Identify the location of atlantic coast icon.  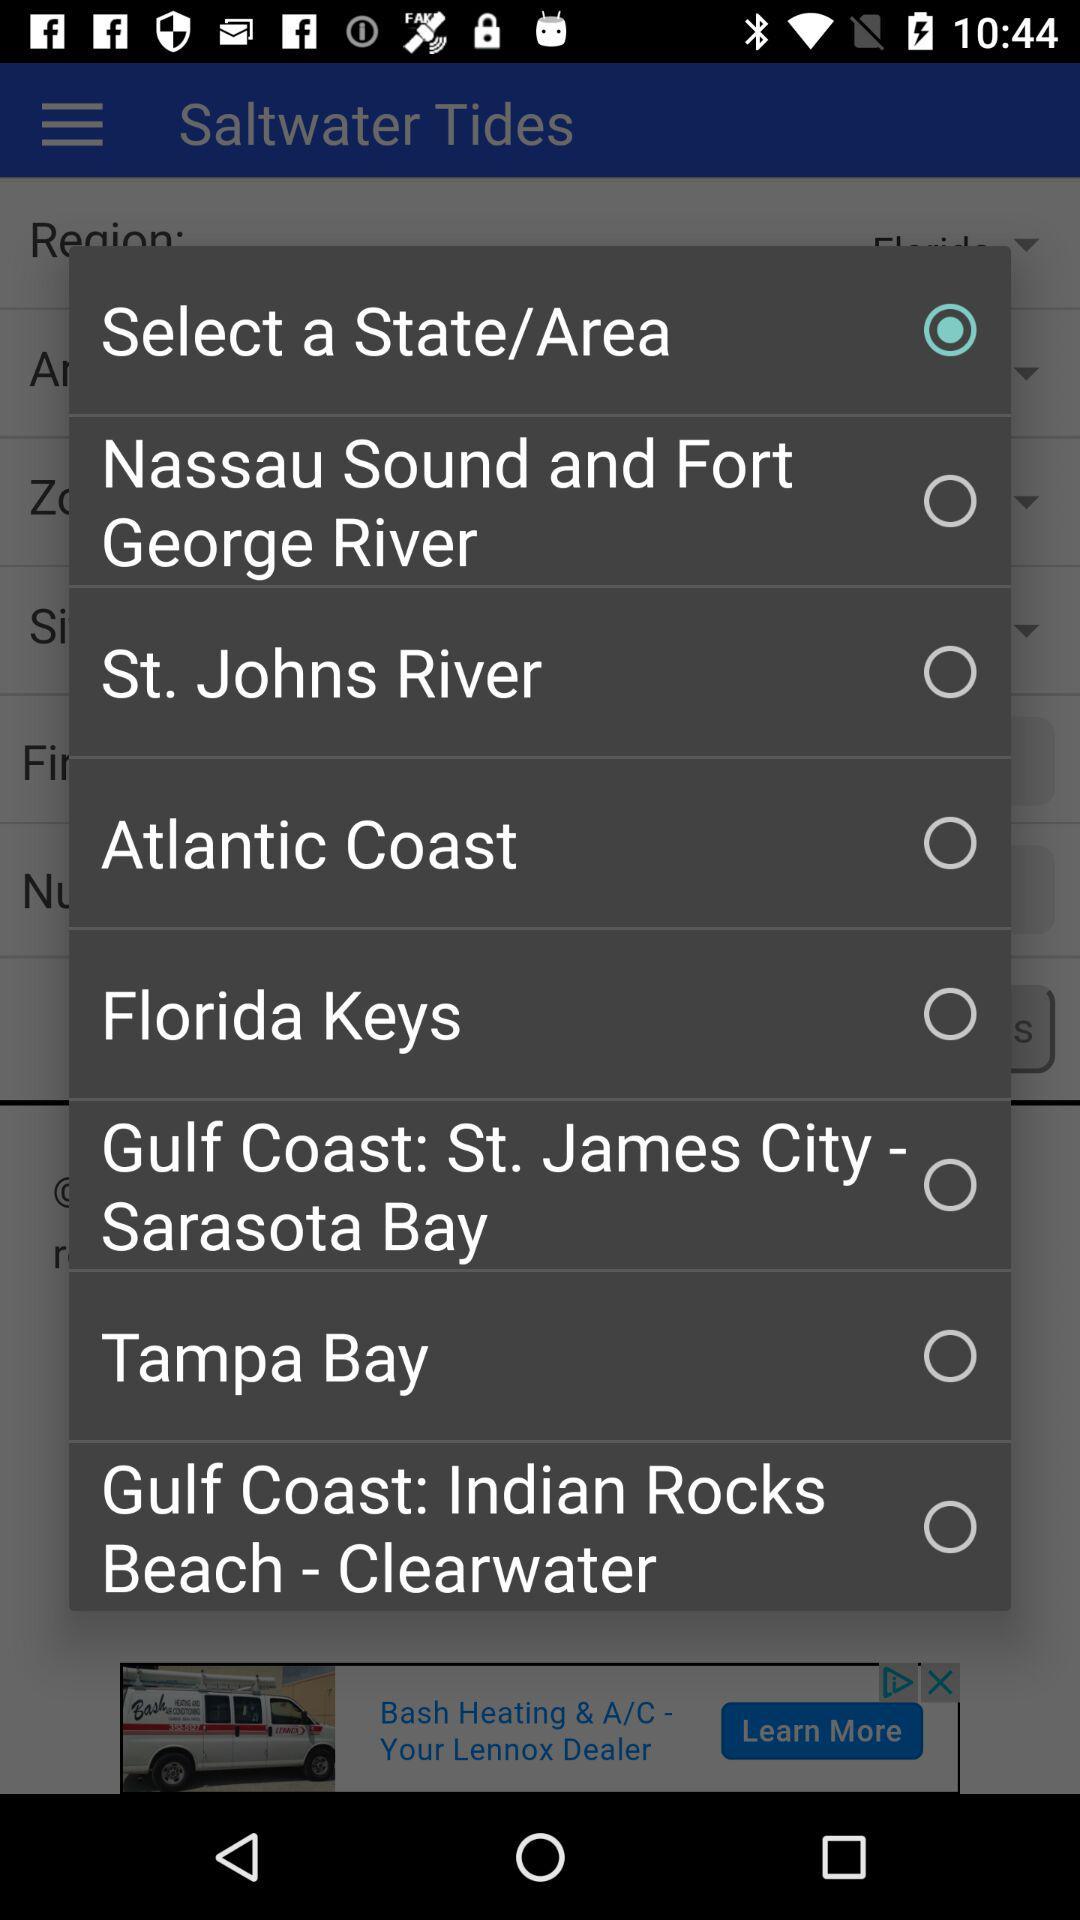
(540, 843).